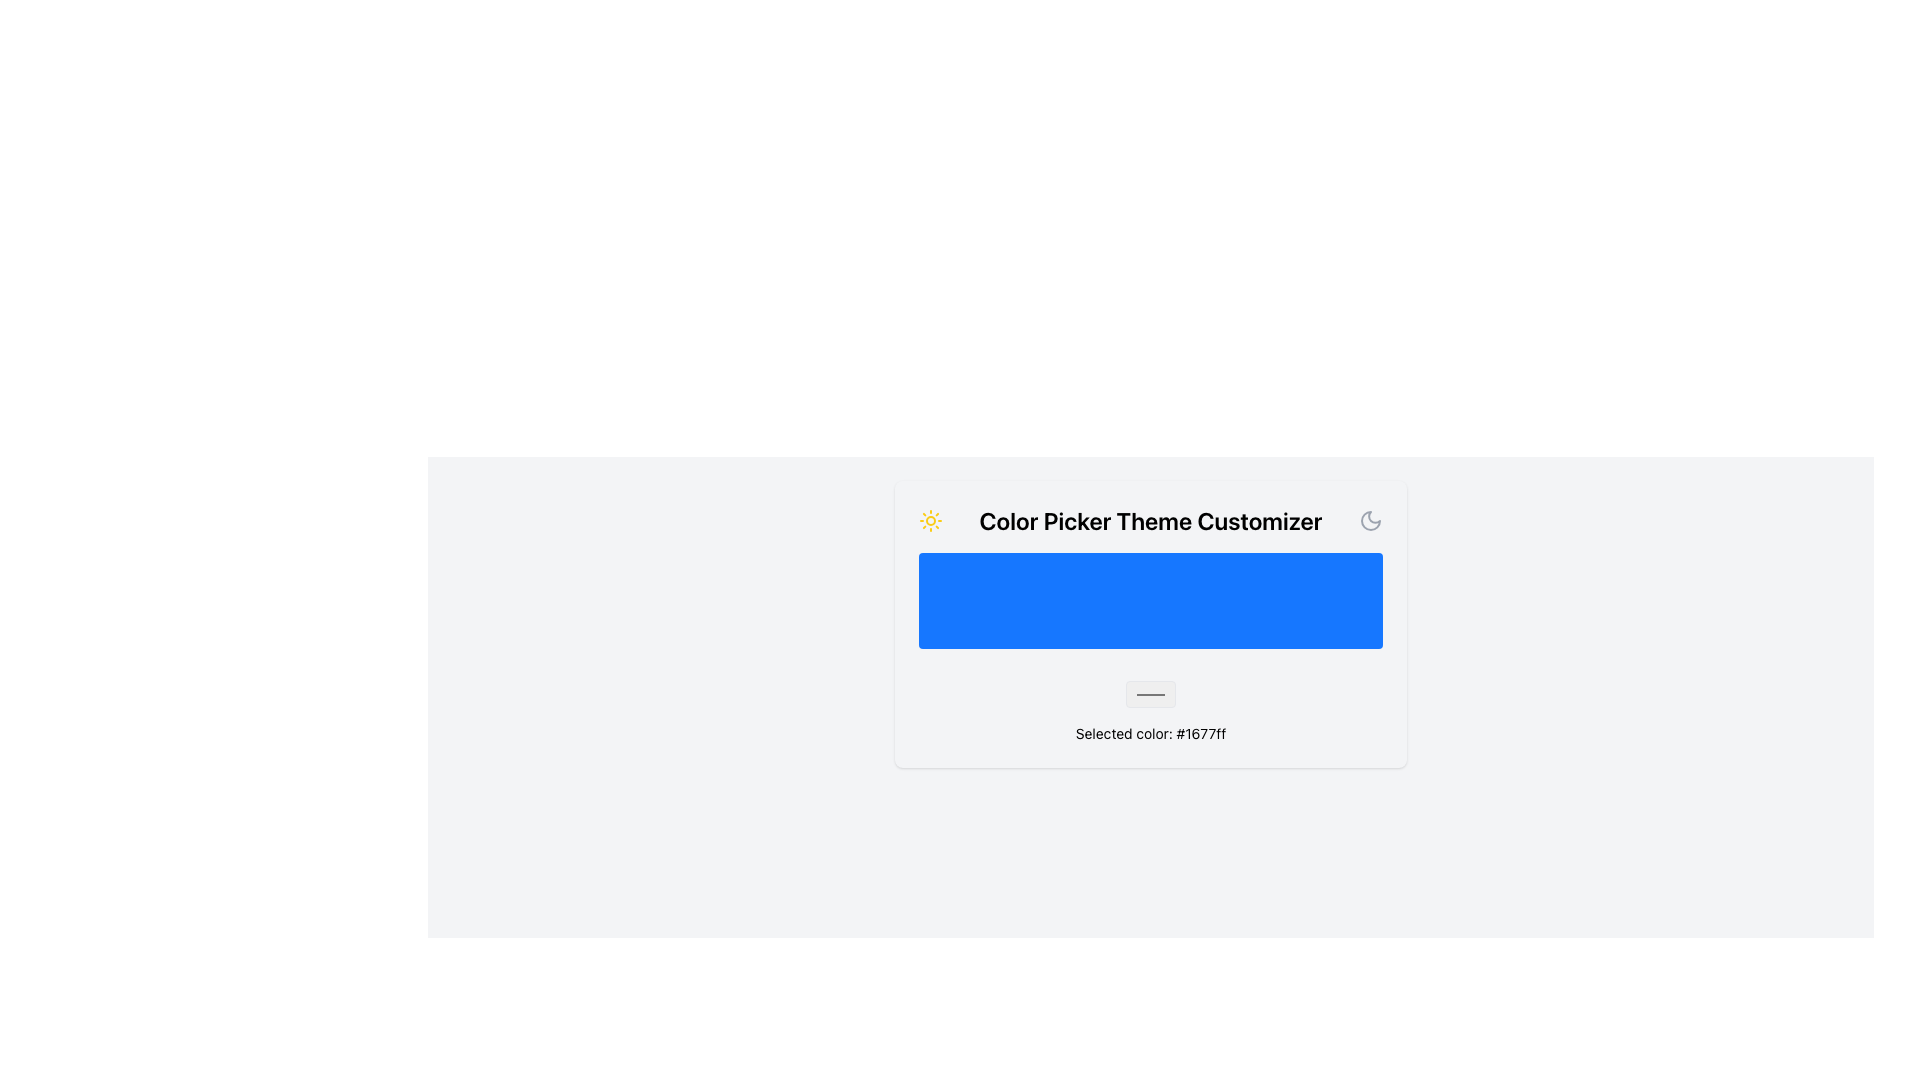 The image size is (1920, 1080). What do you see at coordinates (1151, 733) in the screenshot?
I see `the text displaying 'Selected color: #1677ff' located at the bottom of the card component` at bounding box center [1151, 733].